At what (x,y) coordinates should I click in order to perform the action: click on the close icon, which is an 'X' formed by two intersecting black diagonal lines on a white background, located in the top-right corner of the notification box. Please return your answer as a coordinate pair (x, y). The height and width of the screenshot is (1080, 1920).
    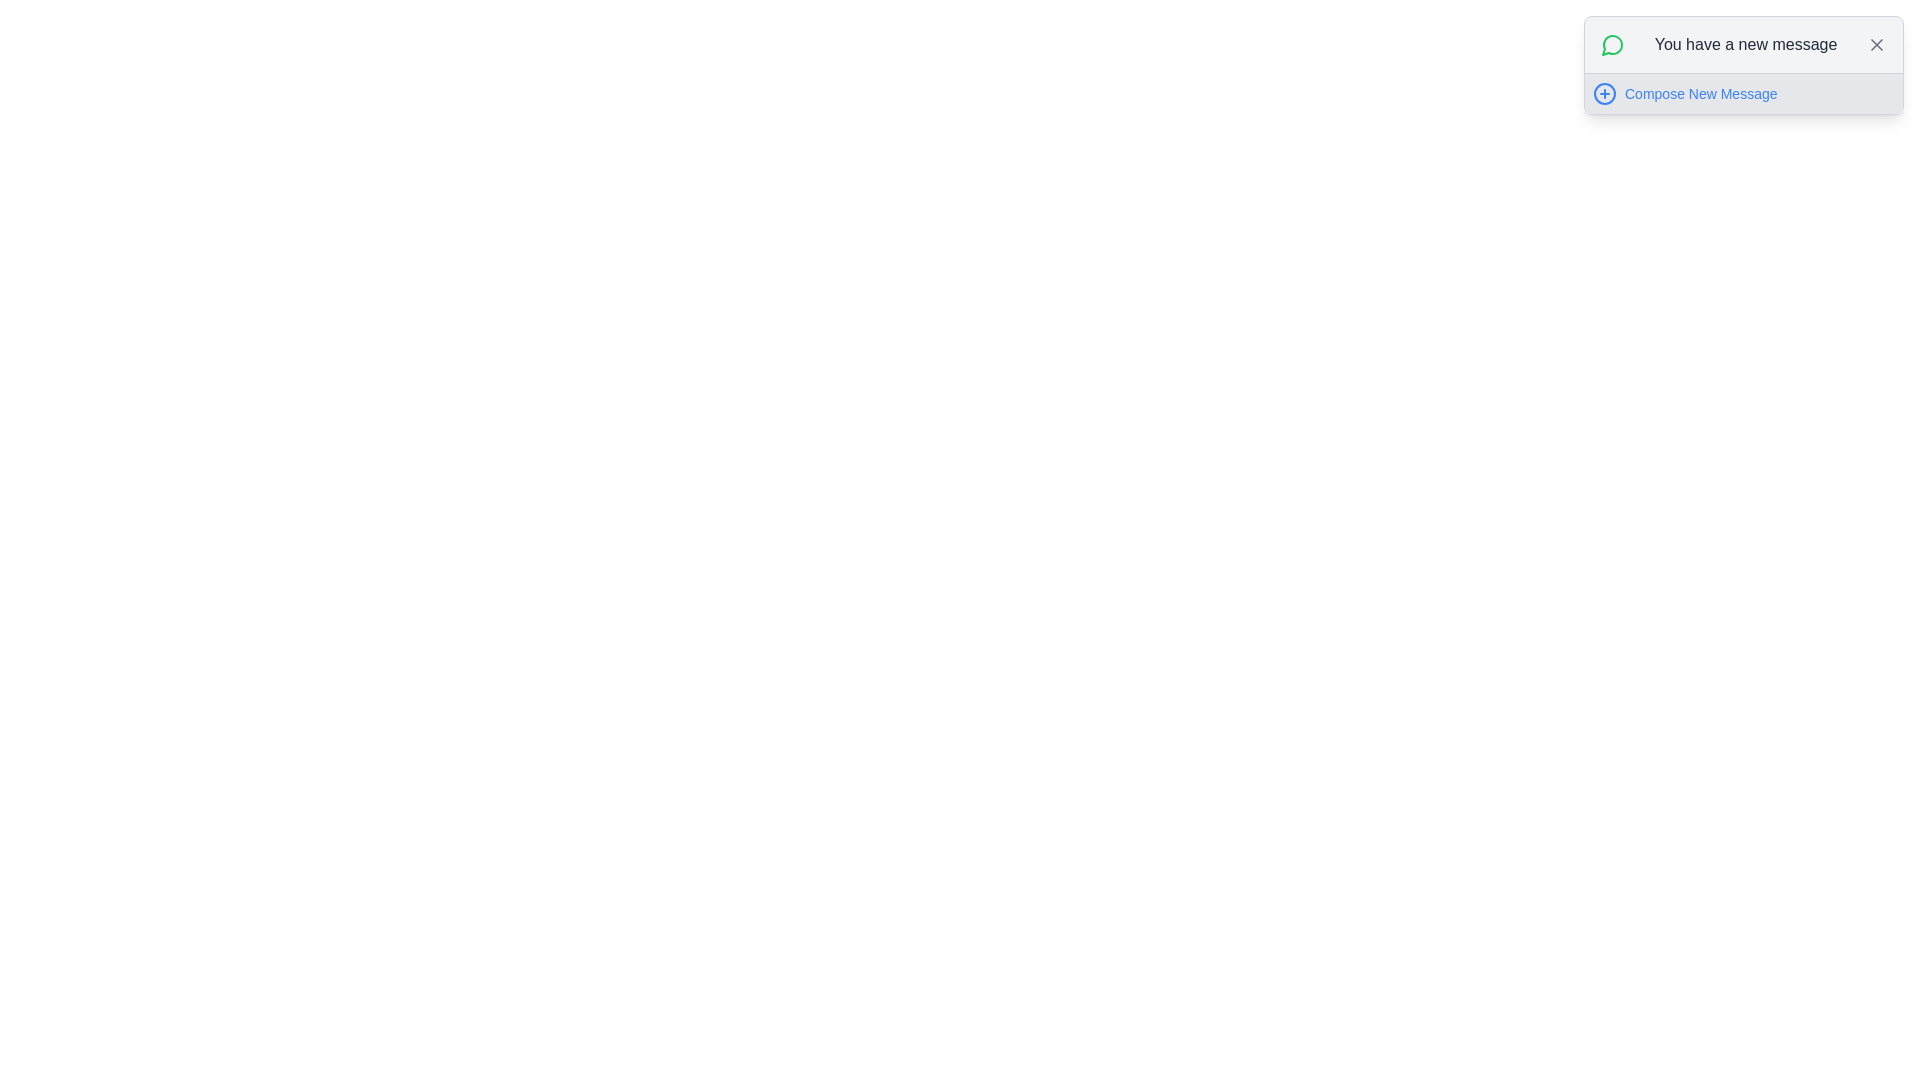
    Looking at the image, I should click on (1875, 45).